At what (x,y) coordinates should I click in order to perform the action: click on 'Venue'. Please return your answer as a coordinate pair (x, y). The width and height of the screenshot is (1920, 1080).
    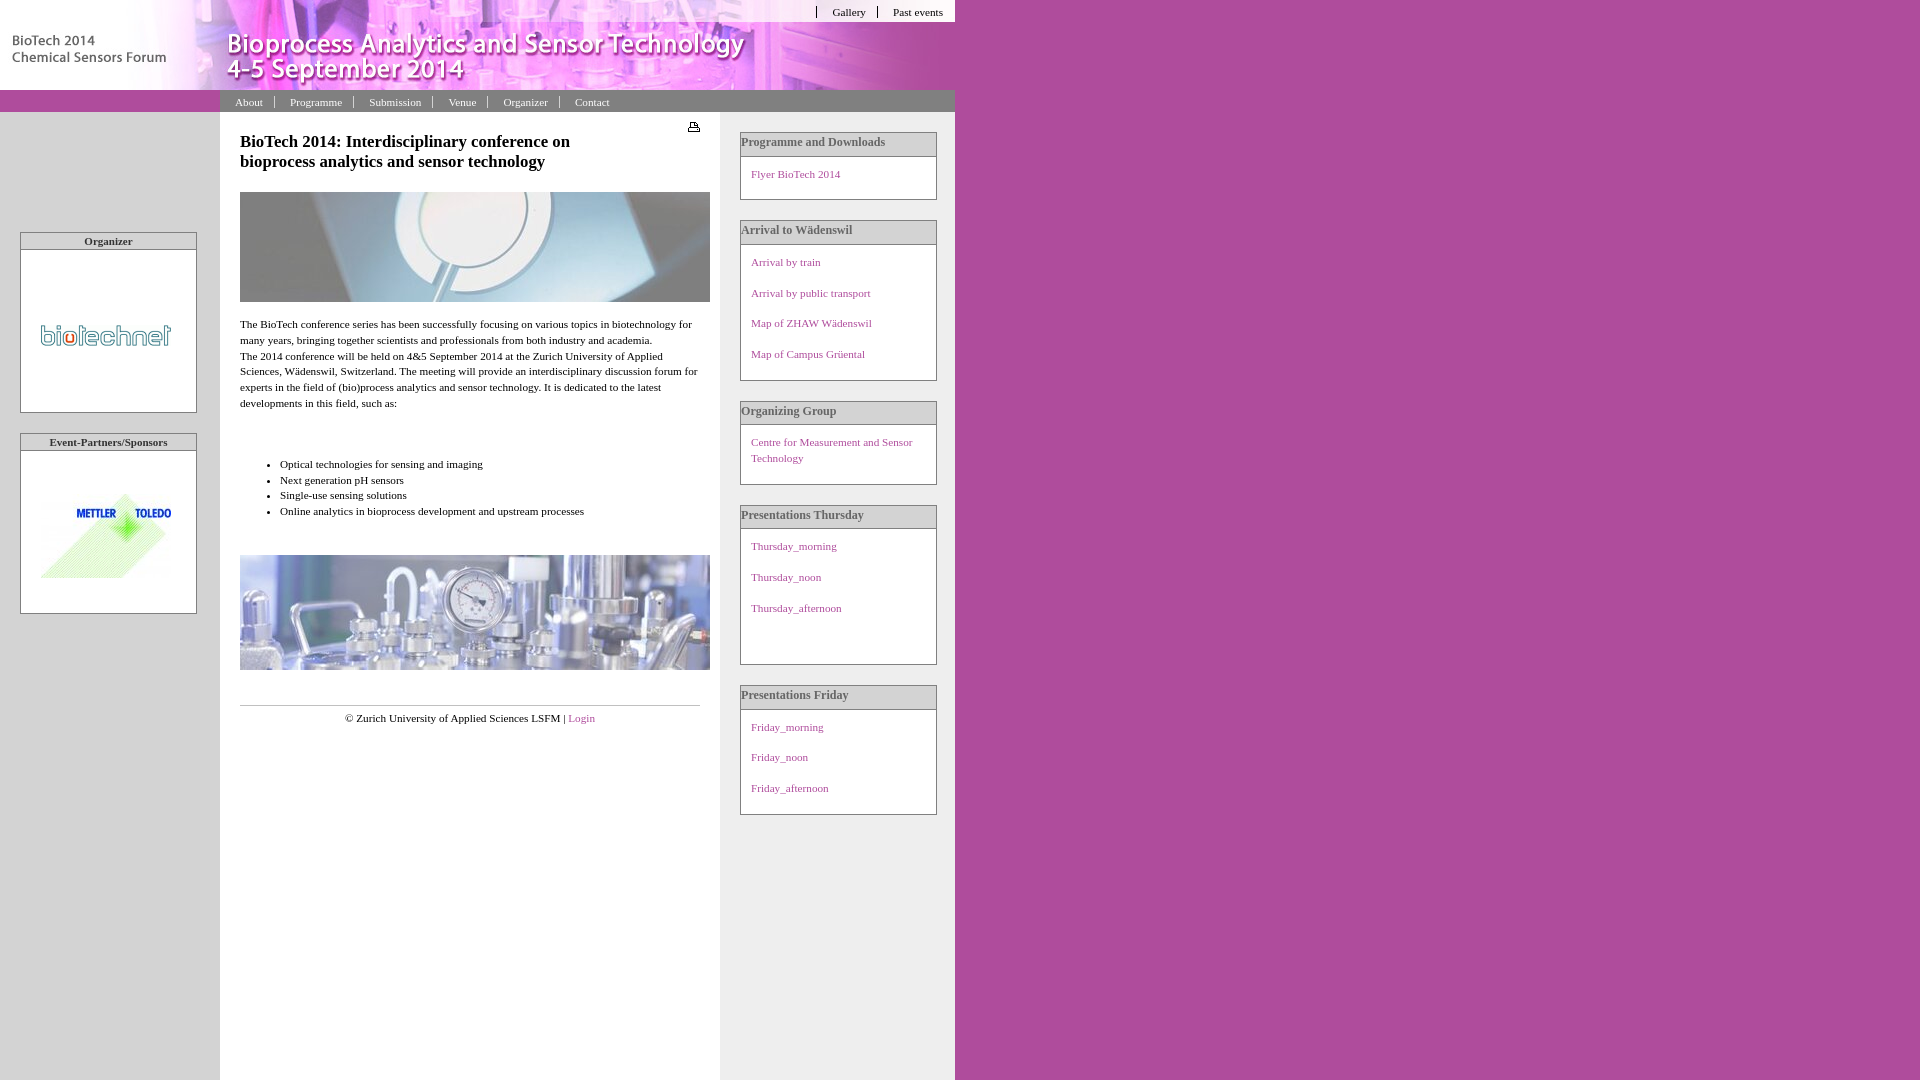
    Looking at the image, I should click on (456, 101).